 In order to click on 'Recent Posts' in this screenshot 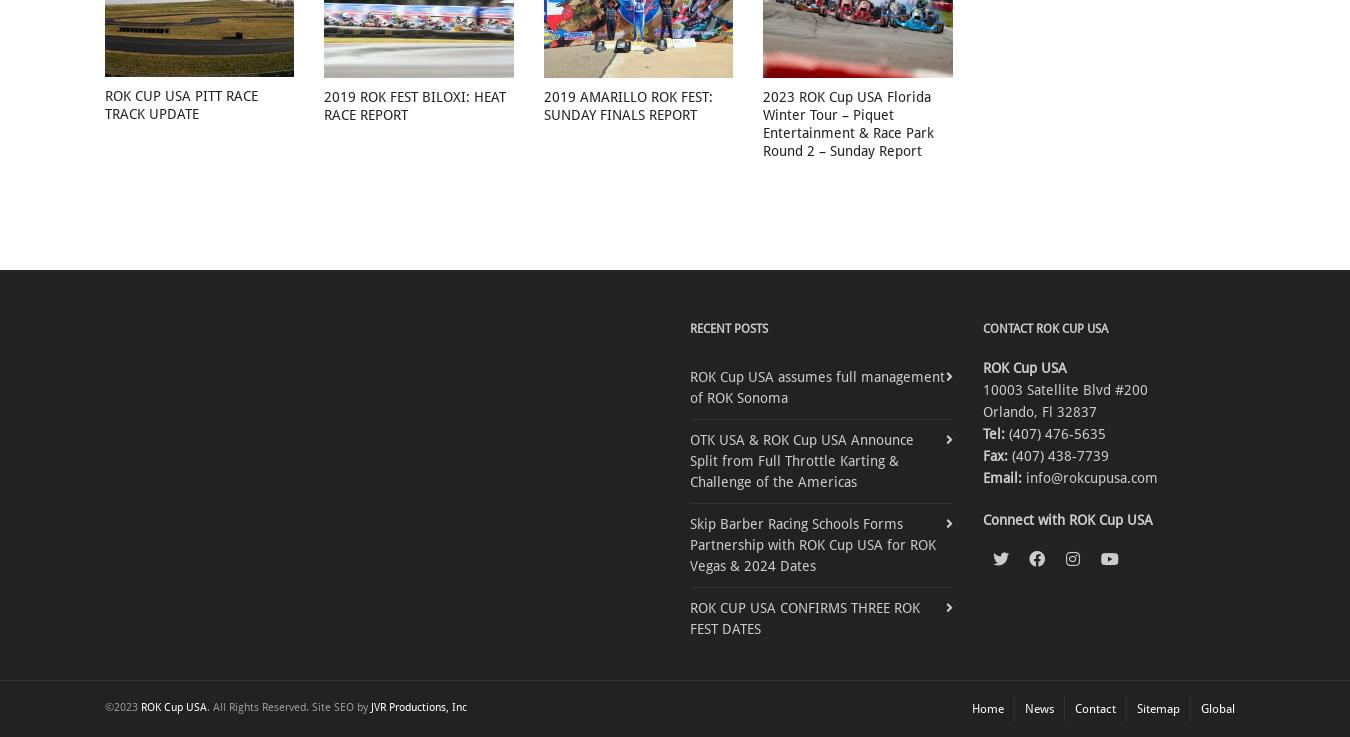, I will do `click(728, 327)`.